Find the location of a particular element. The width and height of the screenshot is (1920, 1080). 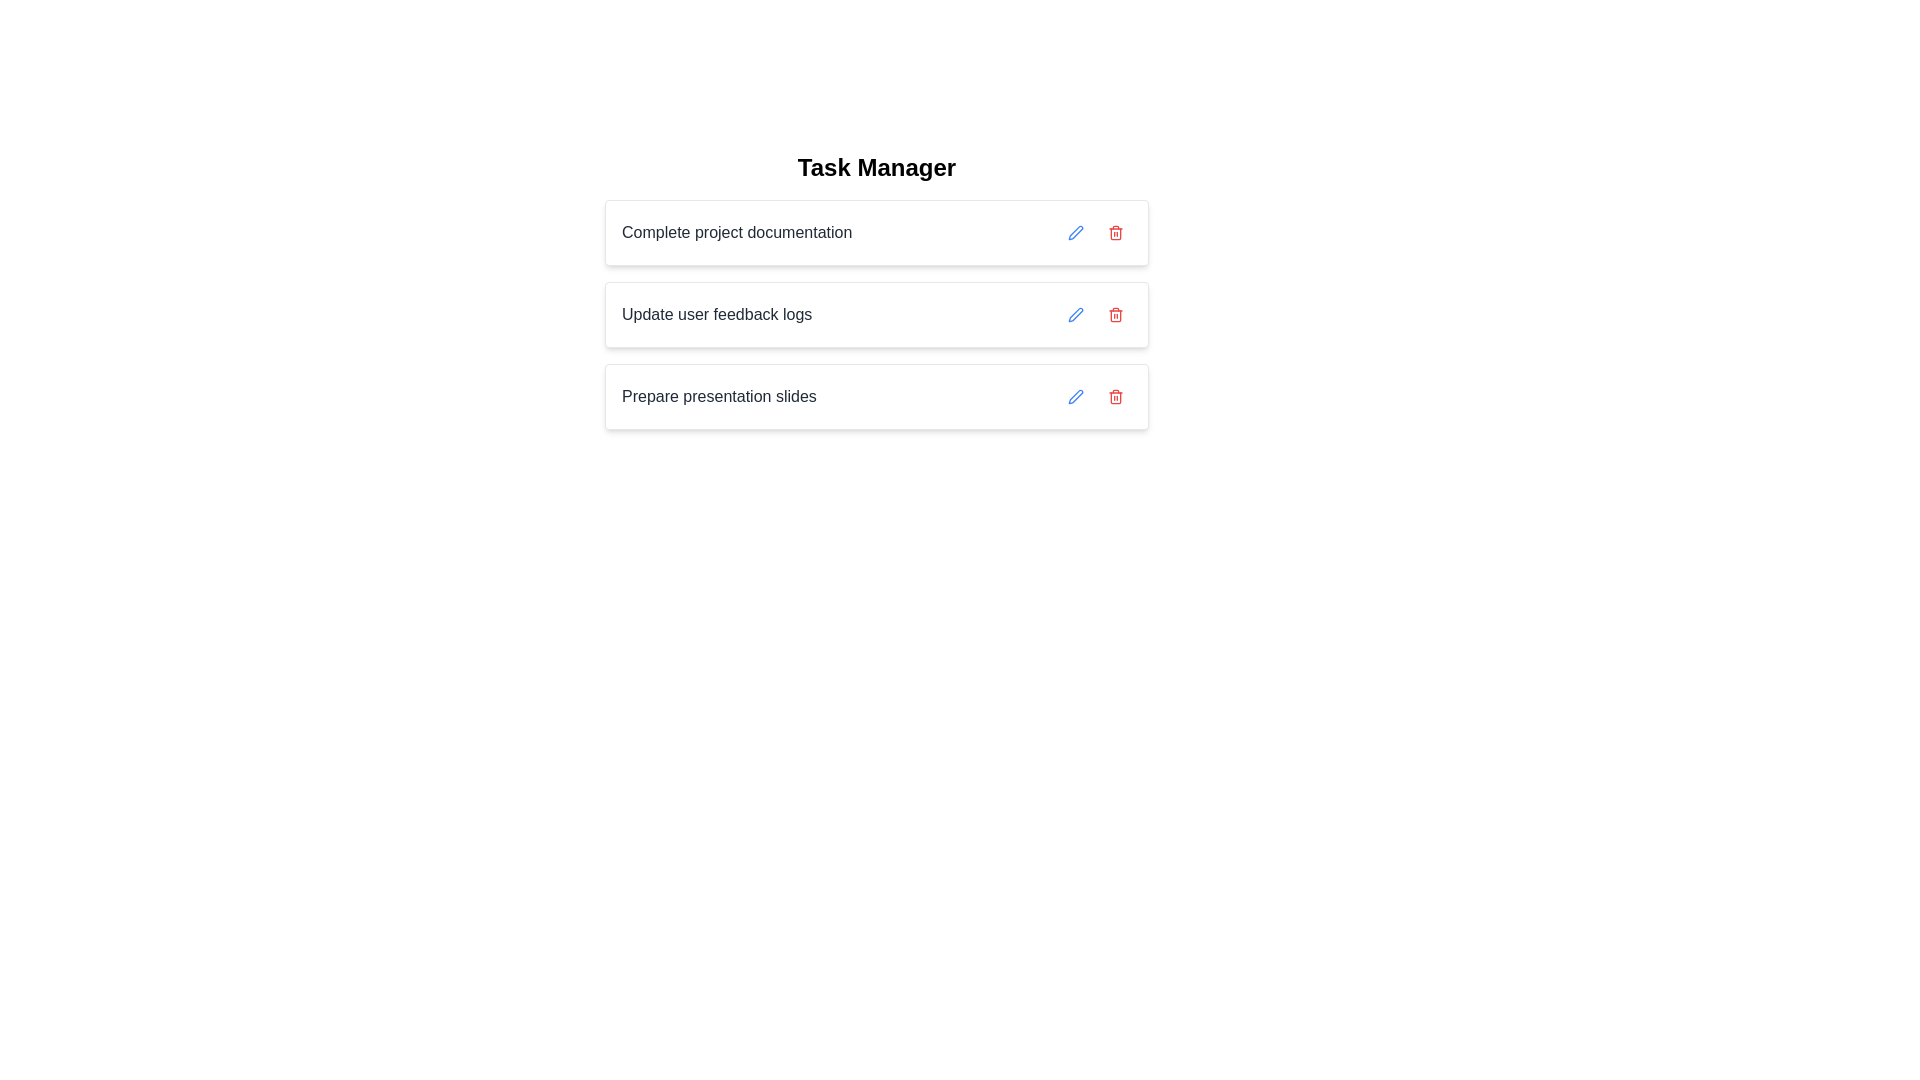

the red trash icon in the control group for the second task row is located at coordinates (1094, 315).